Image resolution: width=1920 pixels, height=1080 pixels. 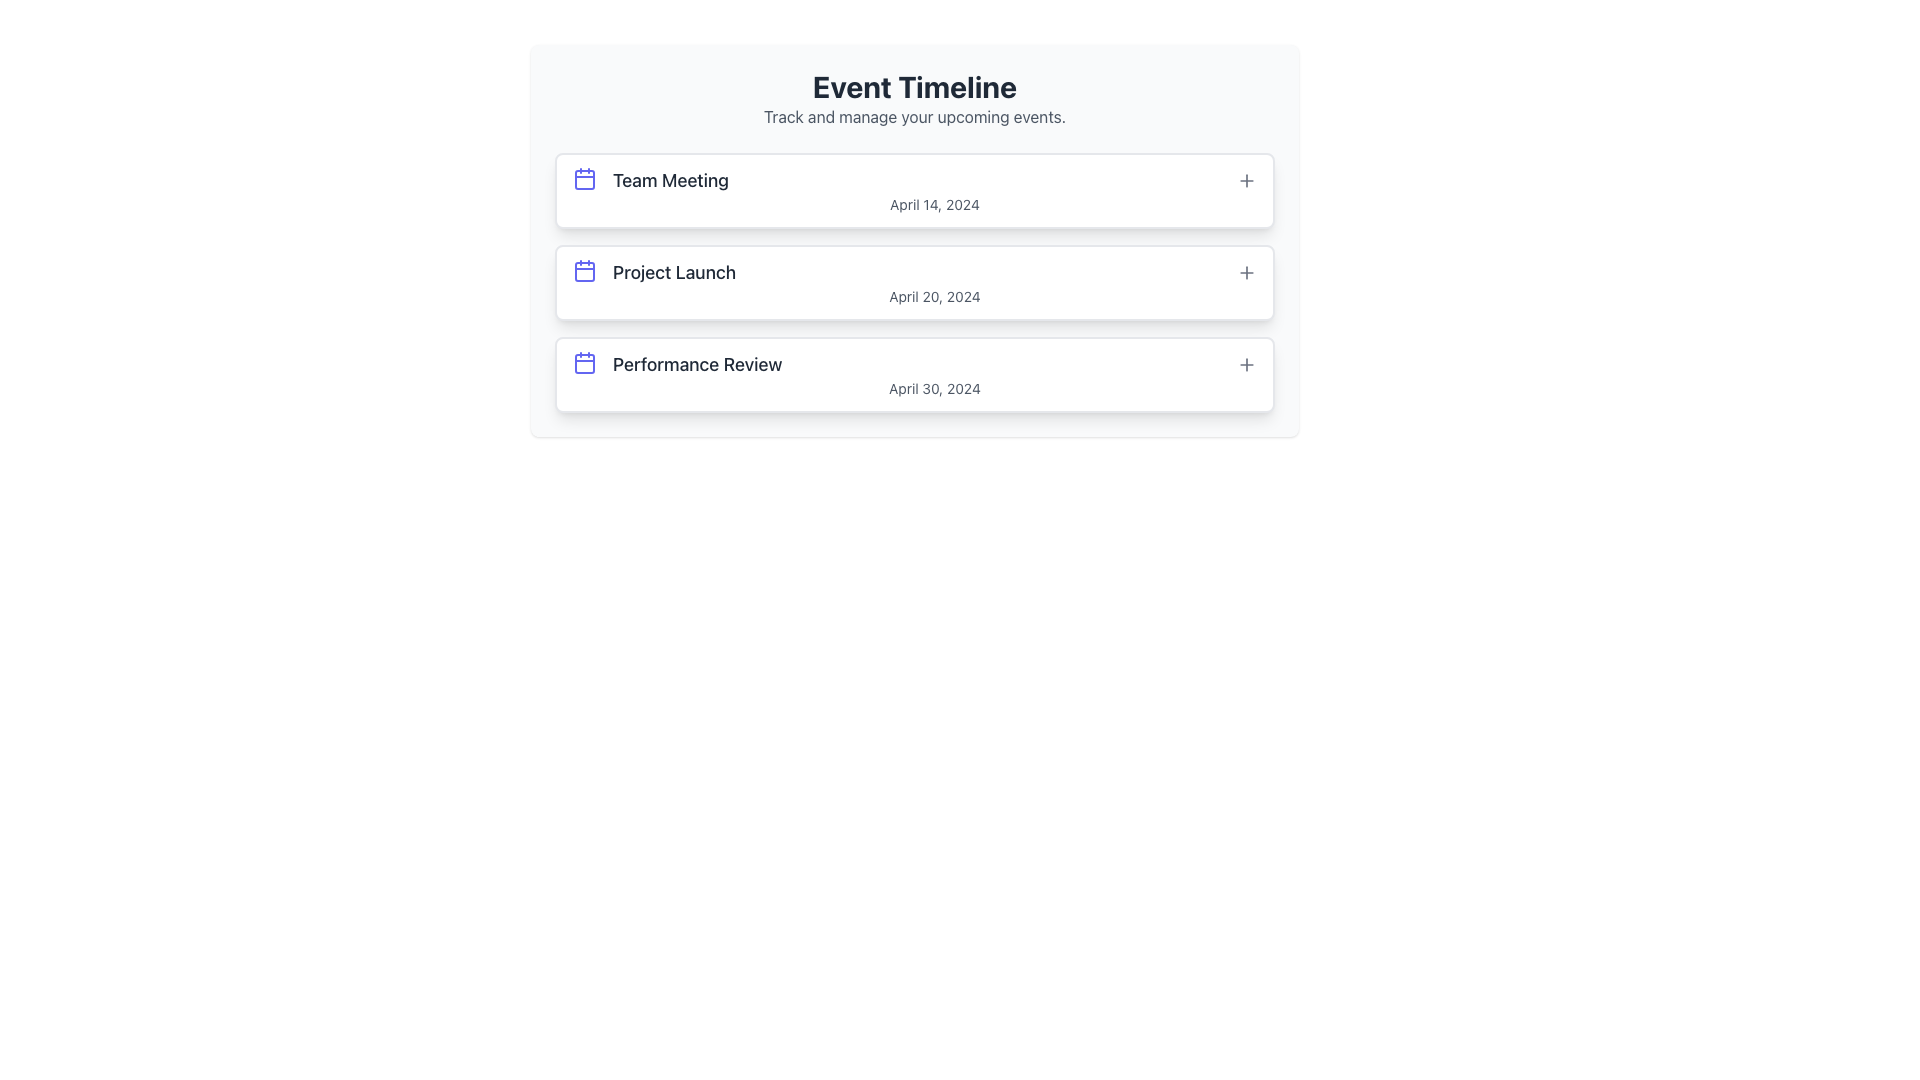 I want to click on the 'Performance Review' text label, which is displayed in bold and medium-sized dark-gray font, to initiate a related action, so click(x=697, y=365).